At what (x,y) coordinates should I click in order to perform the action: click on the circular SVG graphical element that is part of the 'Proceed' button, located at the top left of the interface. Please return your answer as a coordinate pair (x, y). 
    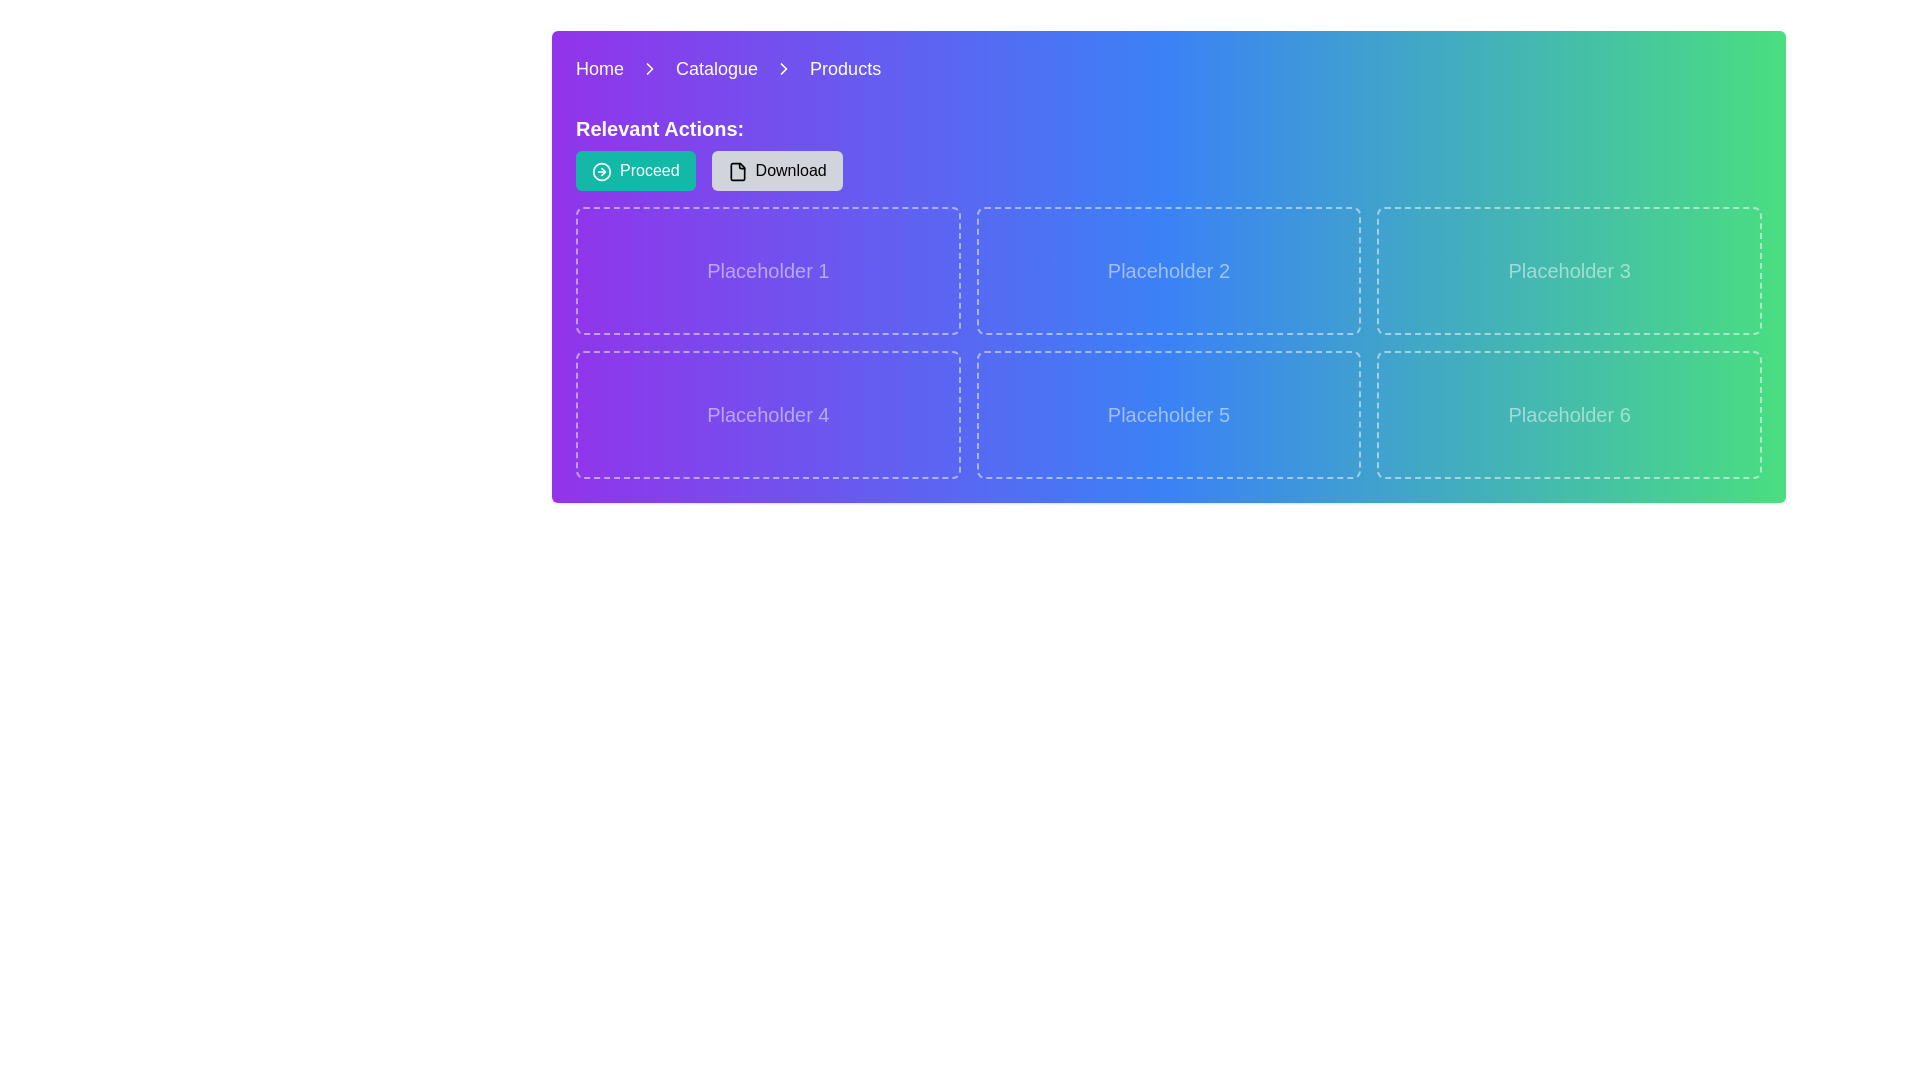
    Looking at the image, I should click on (600, 169).